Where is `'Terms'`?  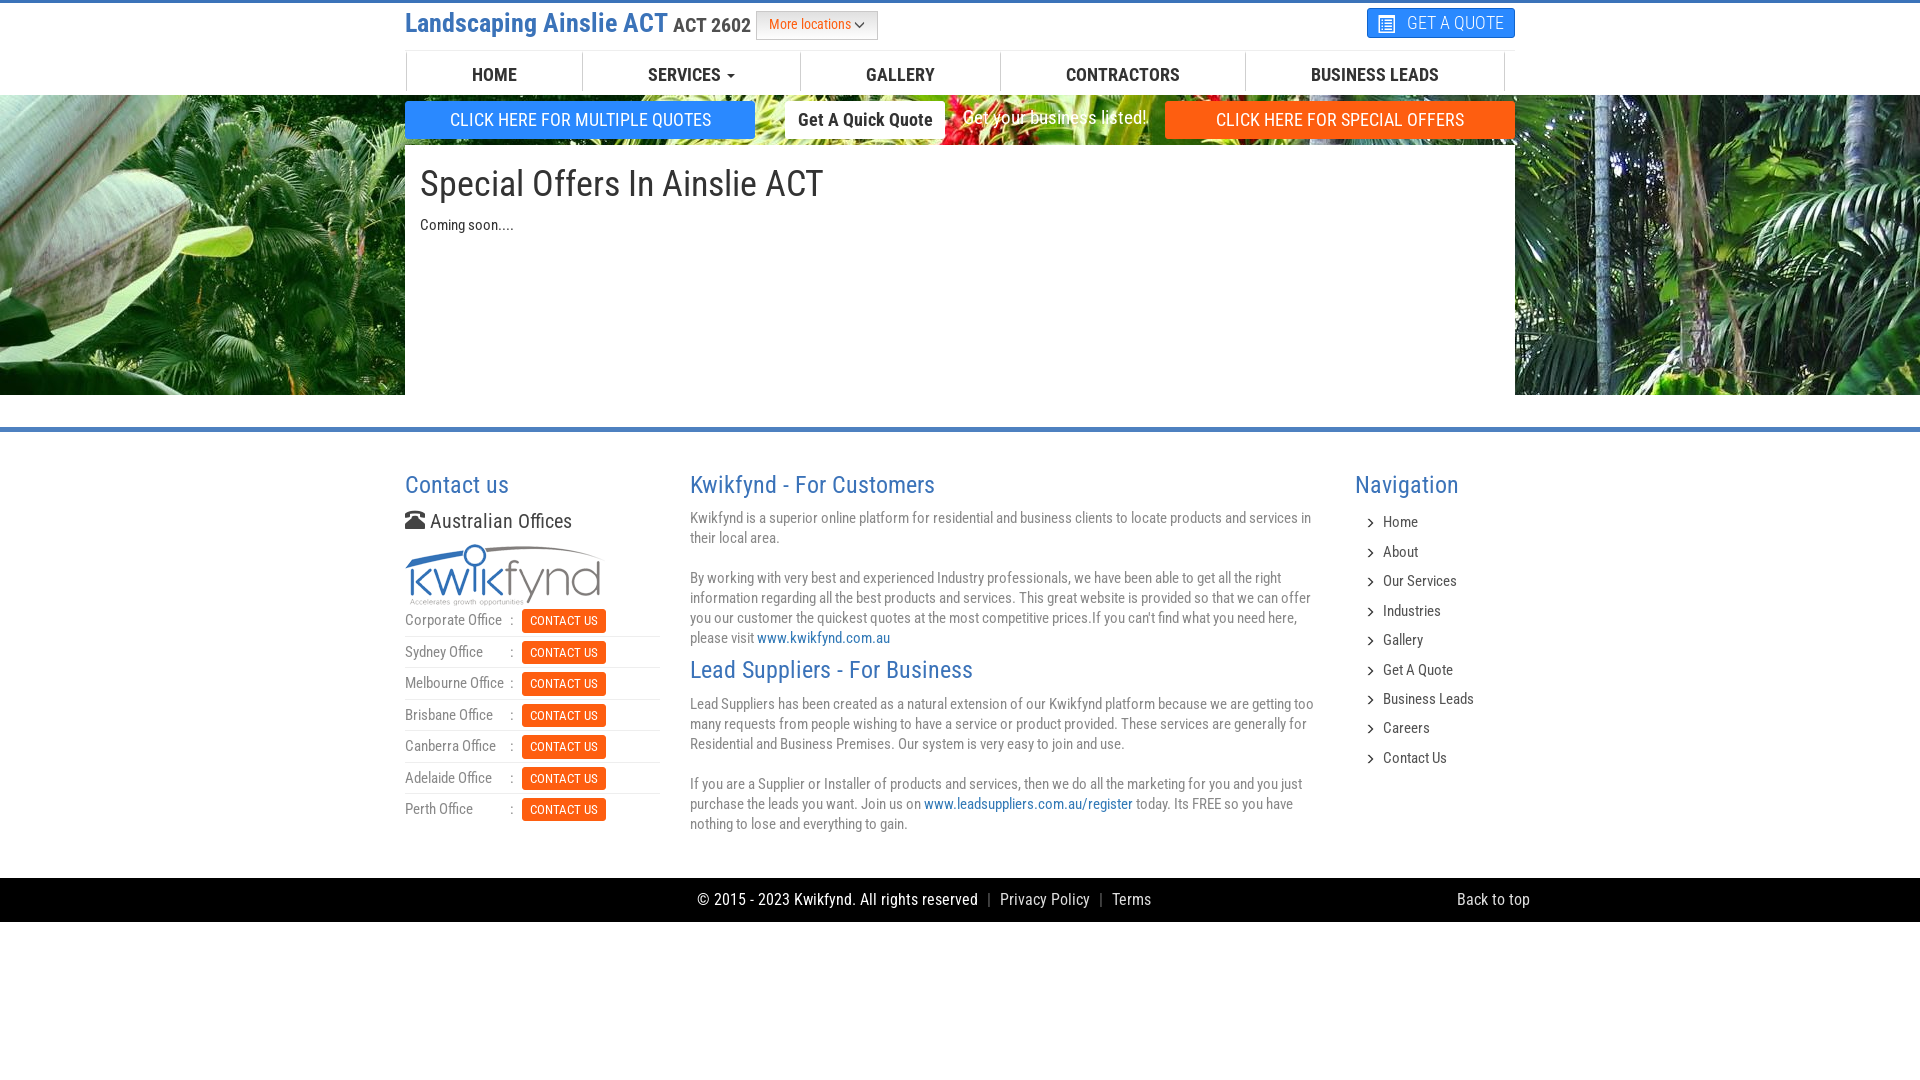
'Terms' is located at coordinates (1111, 898).